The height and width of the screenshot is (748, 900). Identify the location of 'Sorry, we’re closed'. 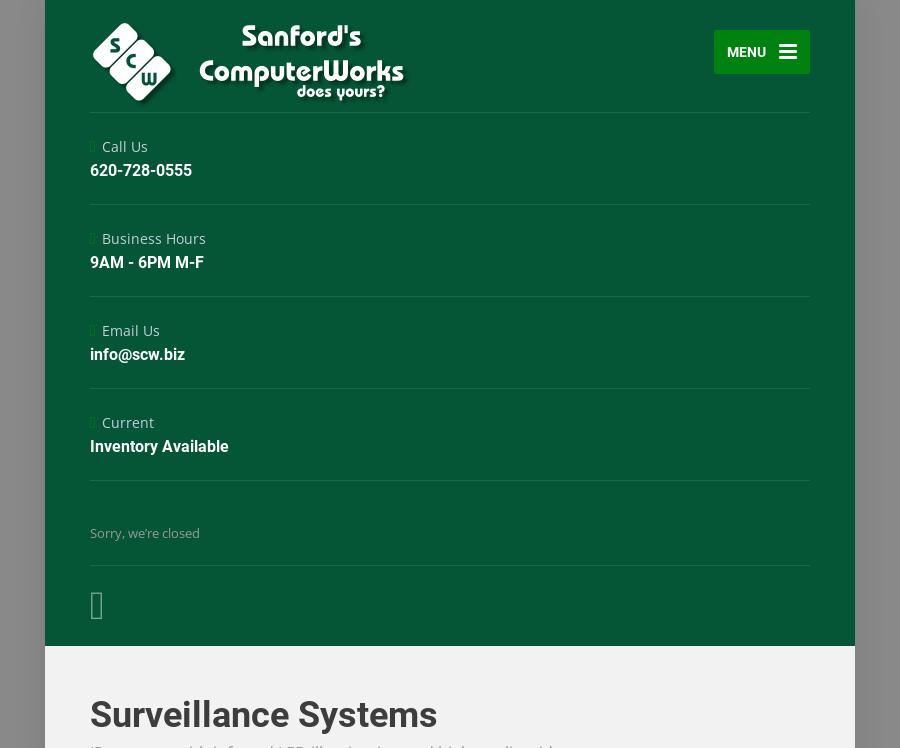
(146, 532).